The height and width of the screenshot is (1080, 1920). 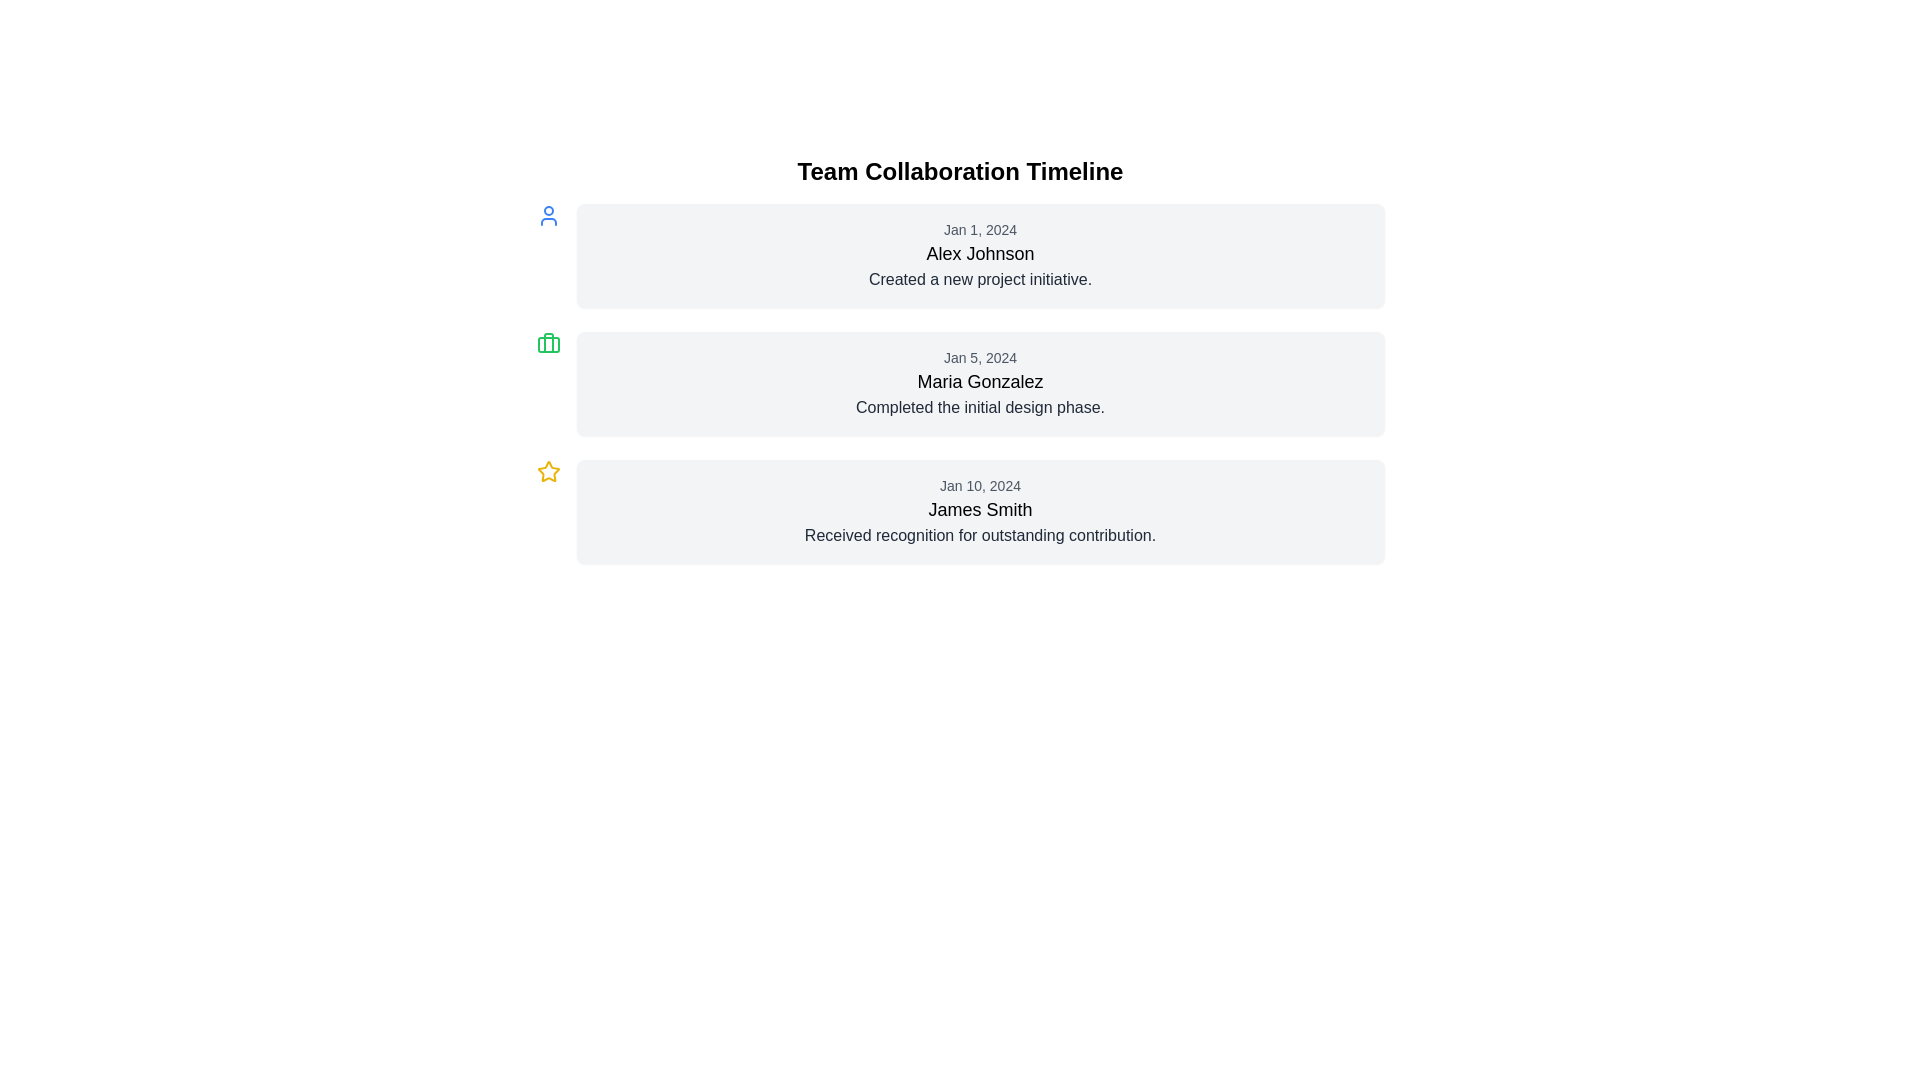 I want to click on the third timeline entry block in the team collaboration timeline that details a specific event, individual, and date, so click(x=980, y=511).